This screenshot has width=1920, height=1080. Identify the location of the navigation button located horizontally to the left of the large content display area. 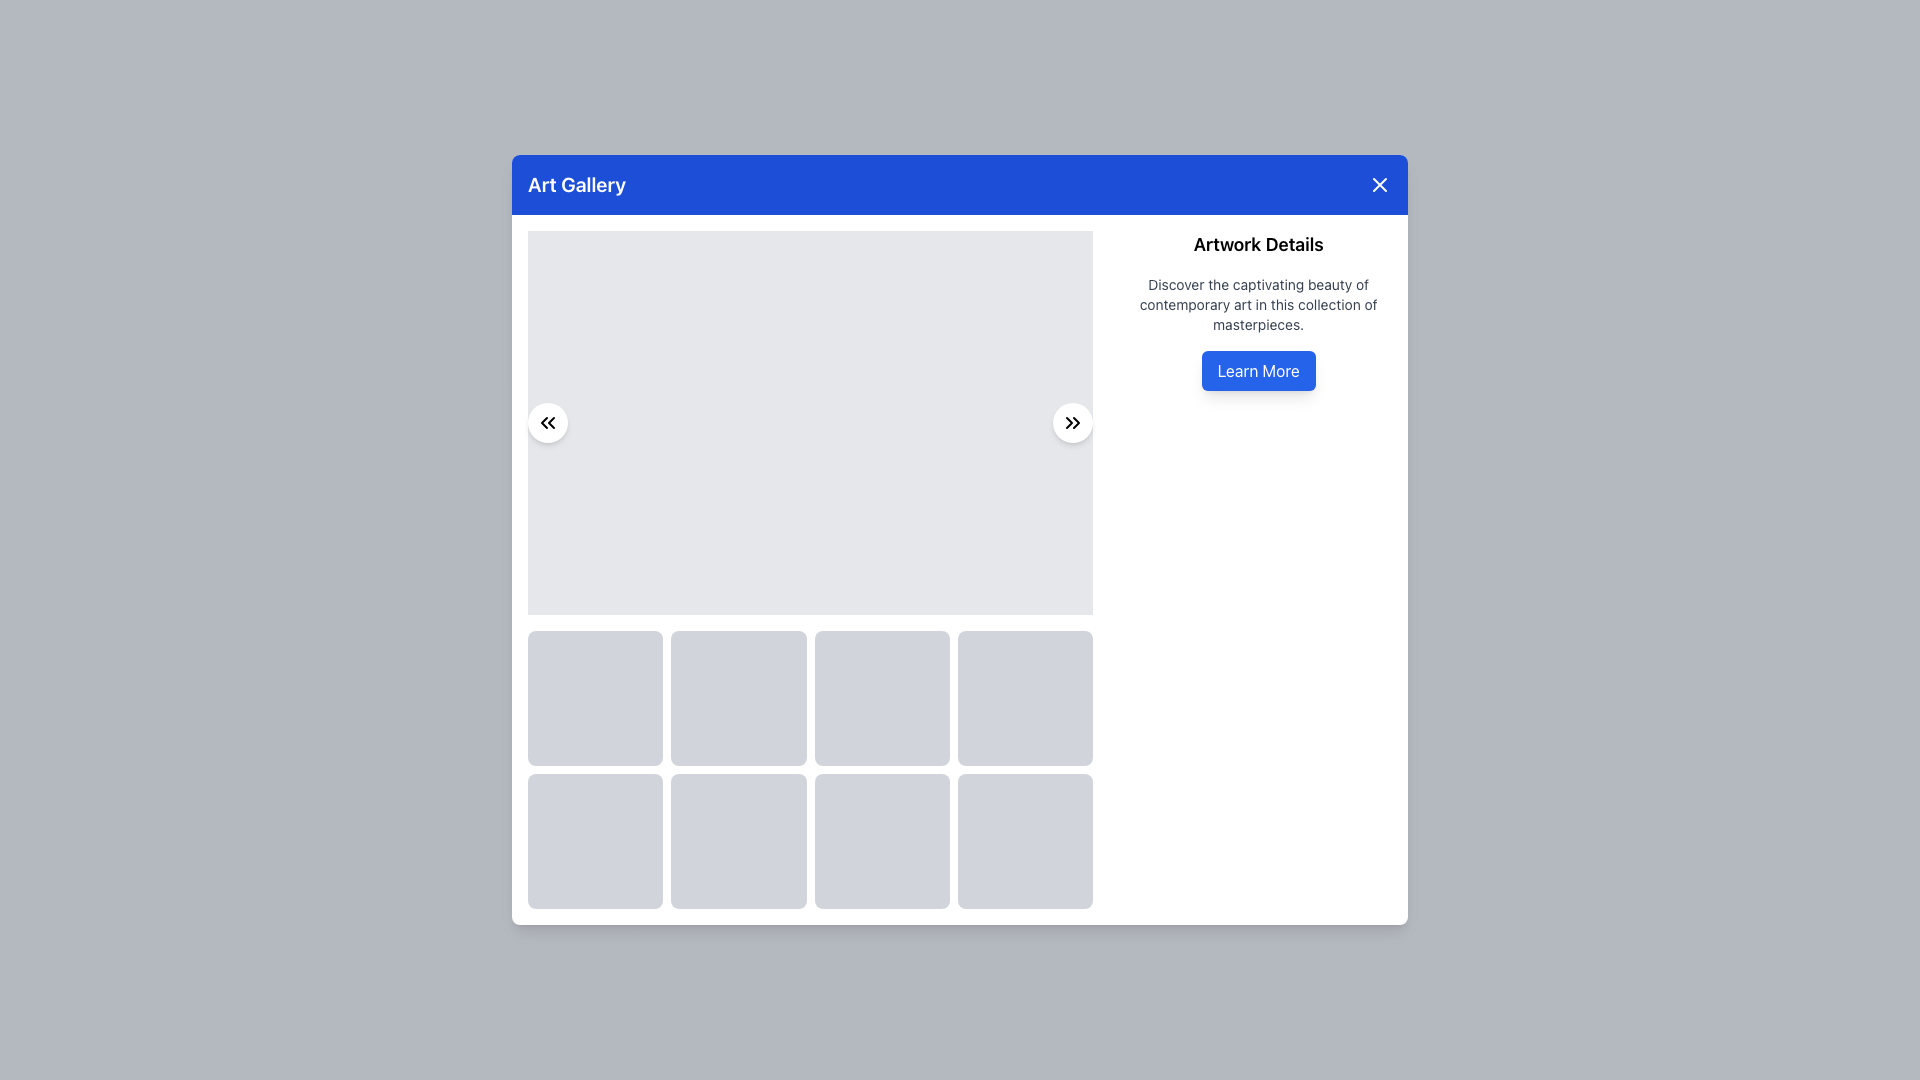
(547, 420).